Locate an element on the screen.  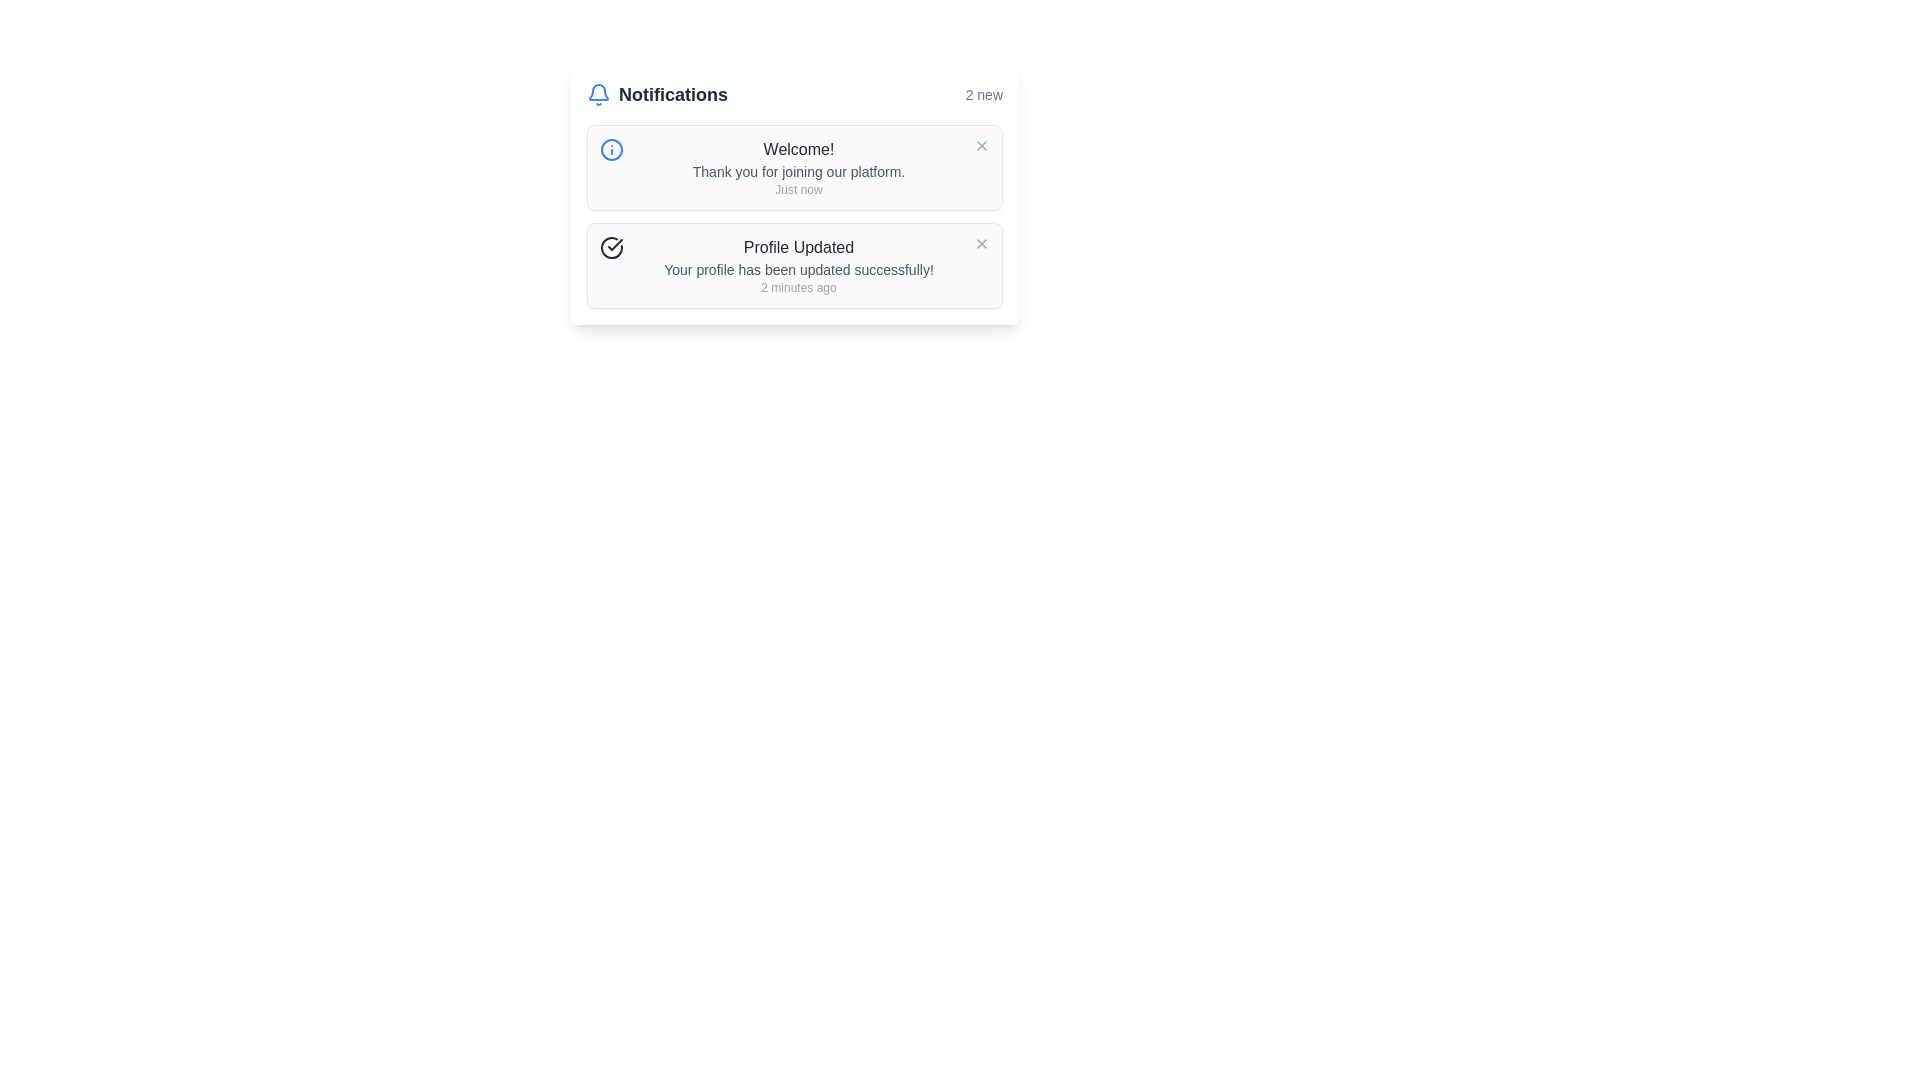
the circular notification icon located in the lower notification entry of the notifications section is located at coordinates (610, 246).